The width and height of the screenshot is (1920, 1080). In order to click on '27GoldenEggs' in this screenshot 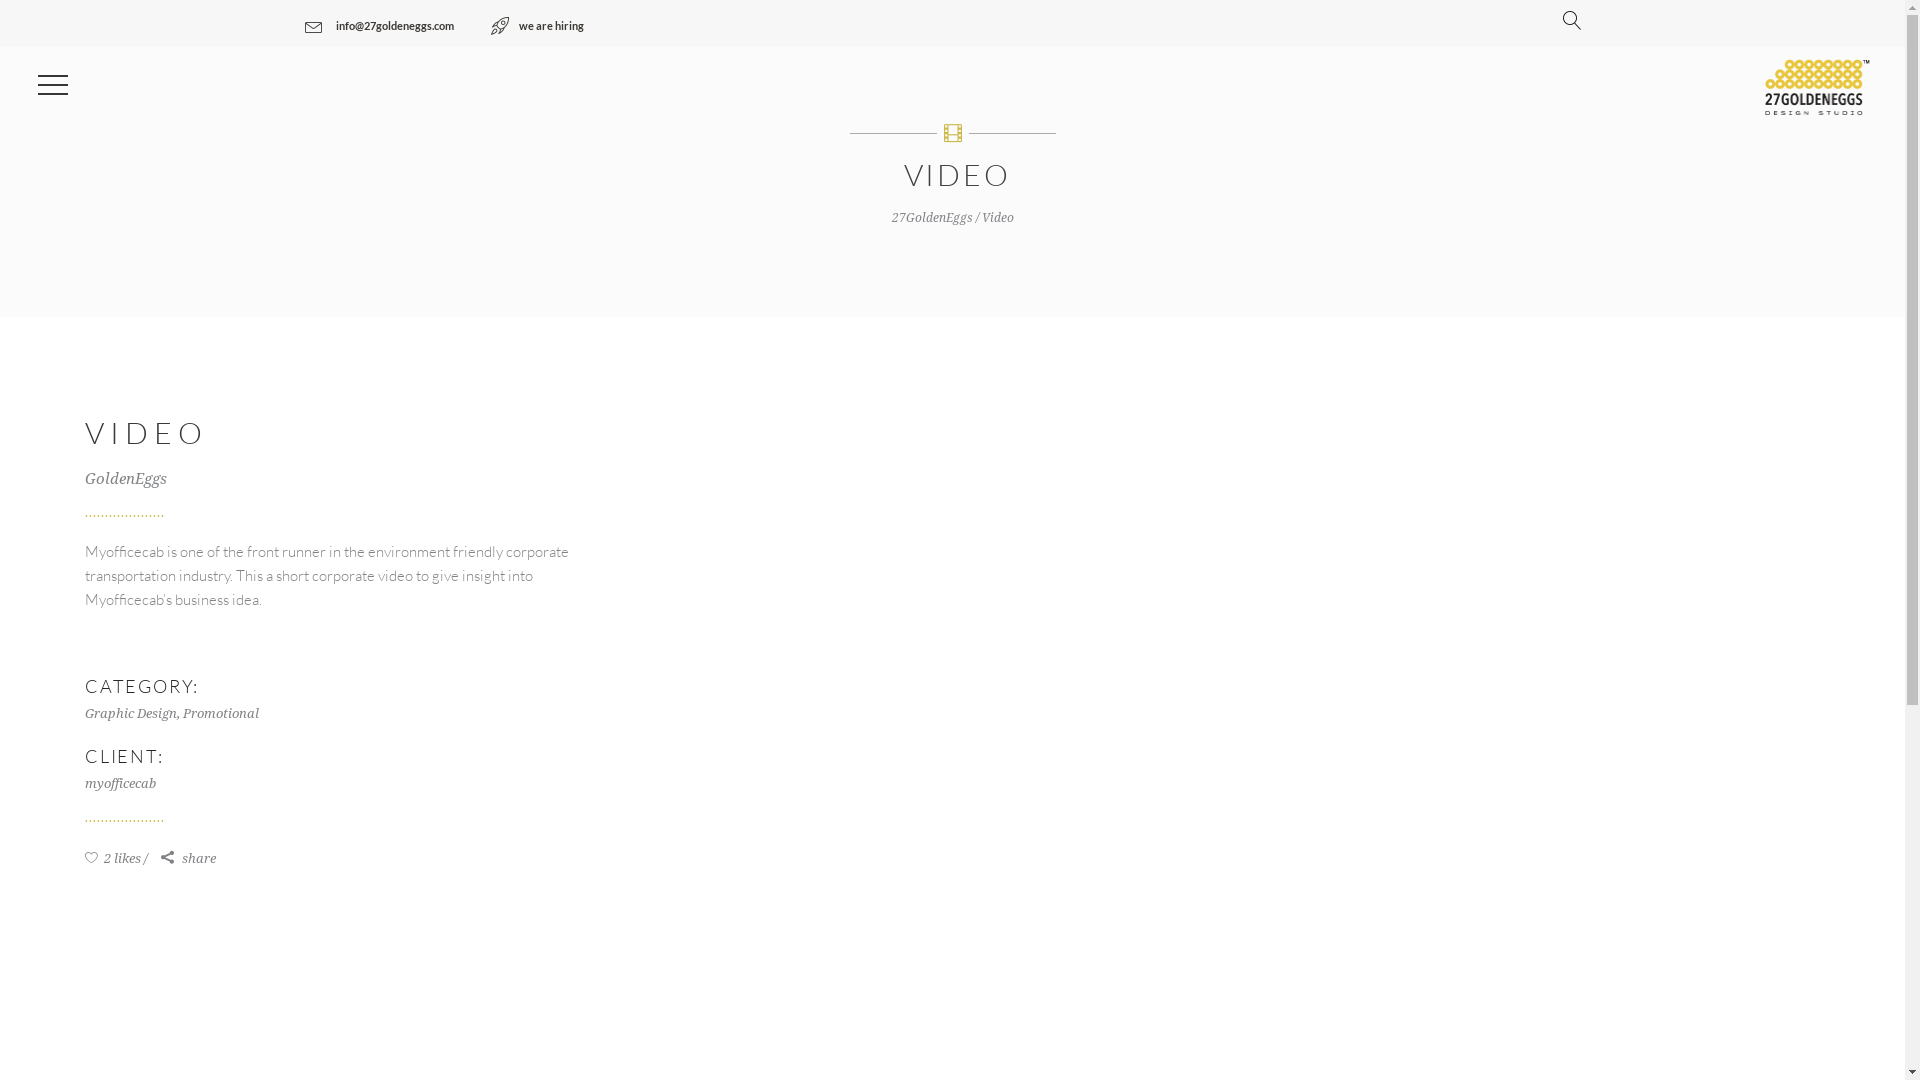, I will do `click(931, 218)`.